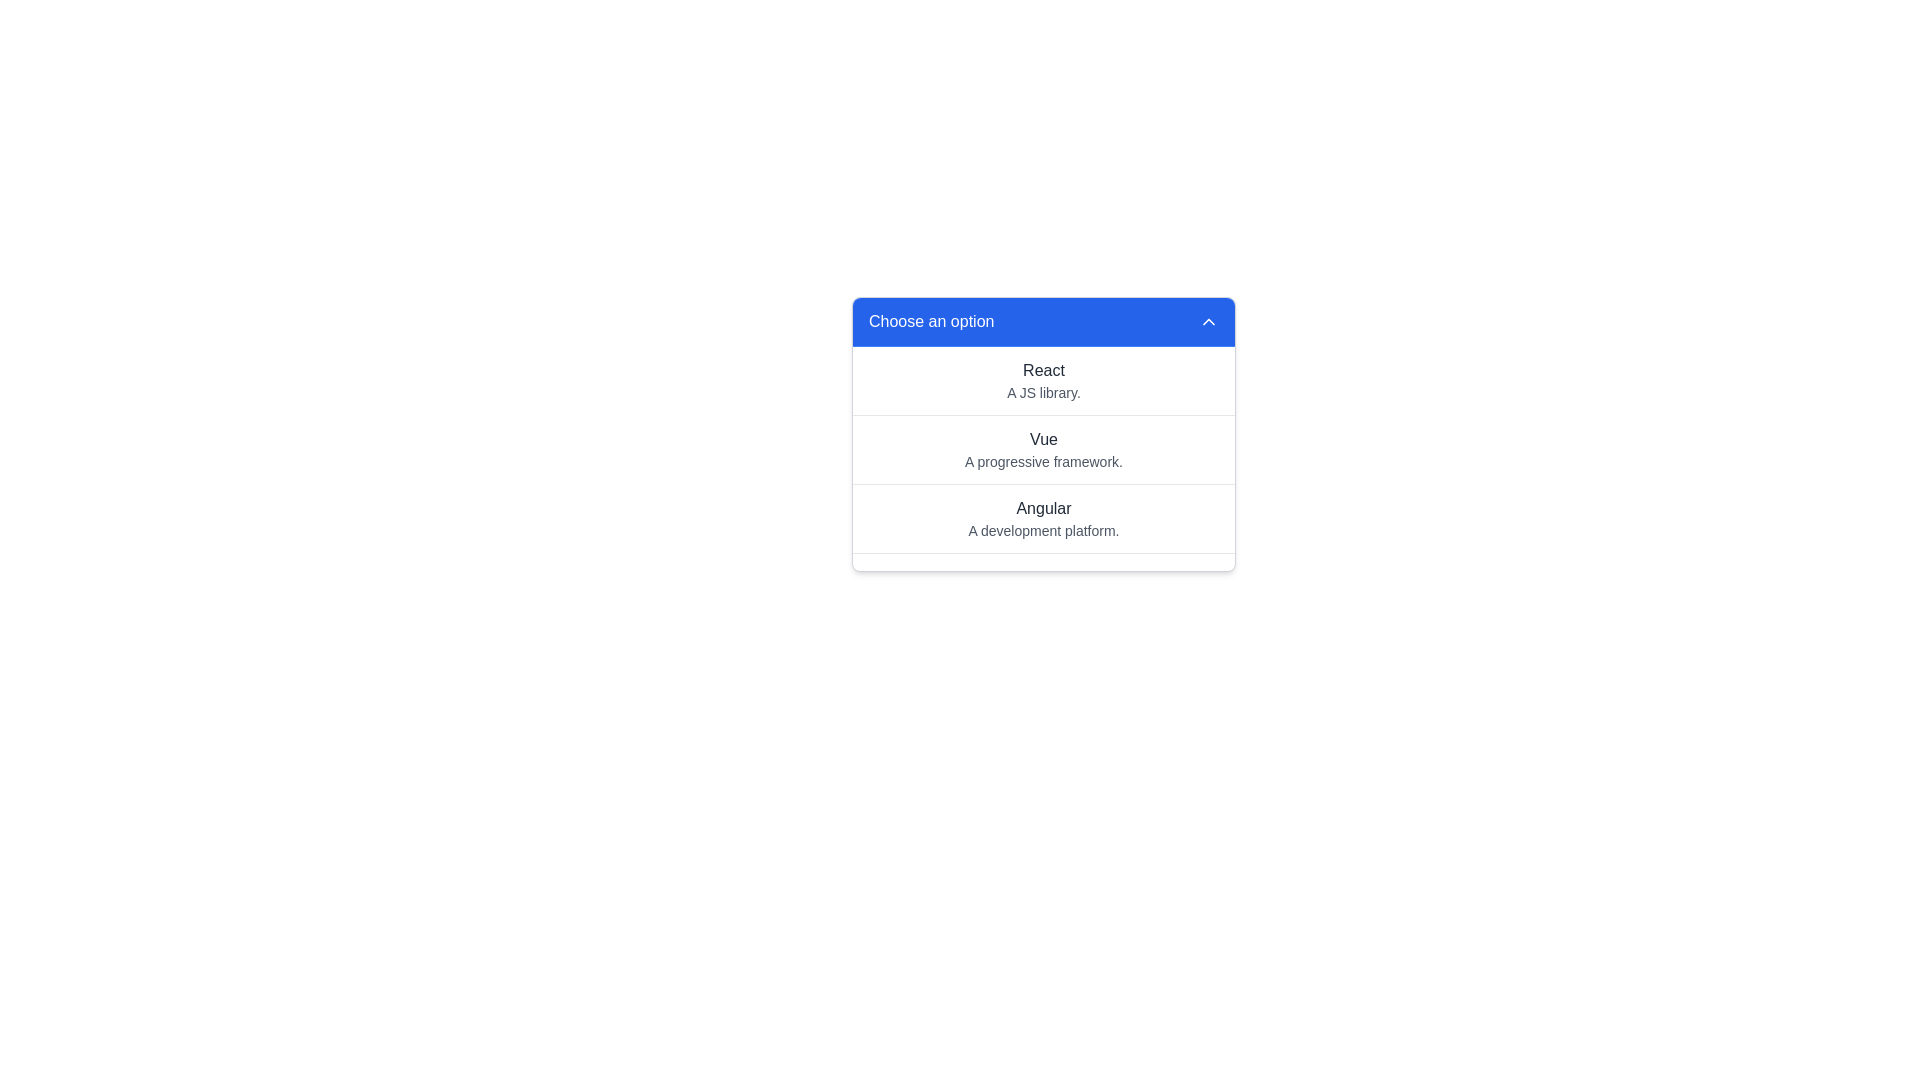 The height and width of the screenshot is (1080, 1920). What do you see at coordinates (1042, 530) in the screenshot?
I see `the informational text label located below the 'Angular' option in the dropdown menu, which provides additional information about it` at bounding box center [1042, 530].